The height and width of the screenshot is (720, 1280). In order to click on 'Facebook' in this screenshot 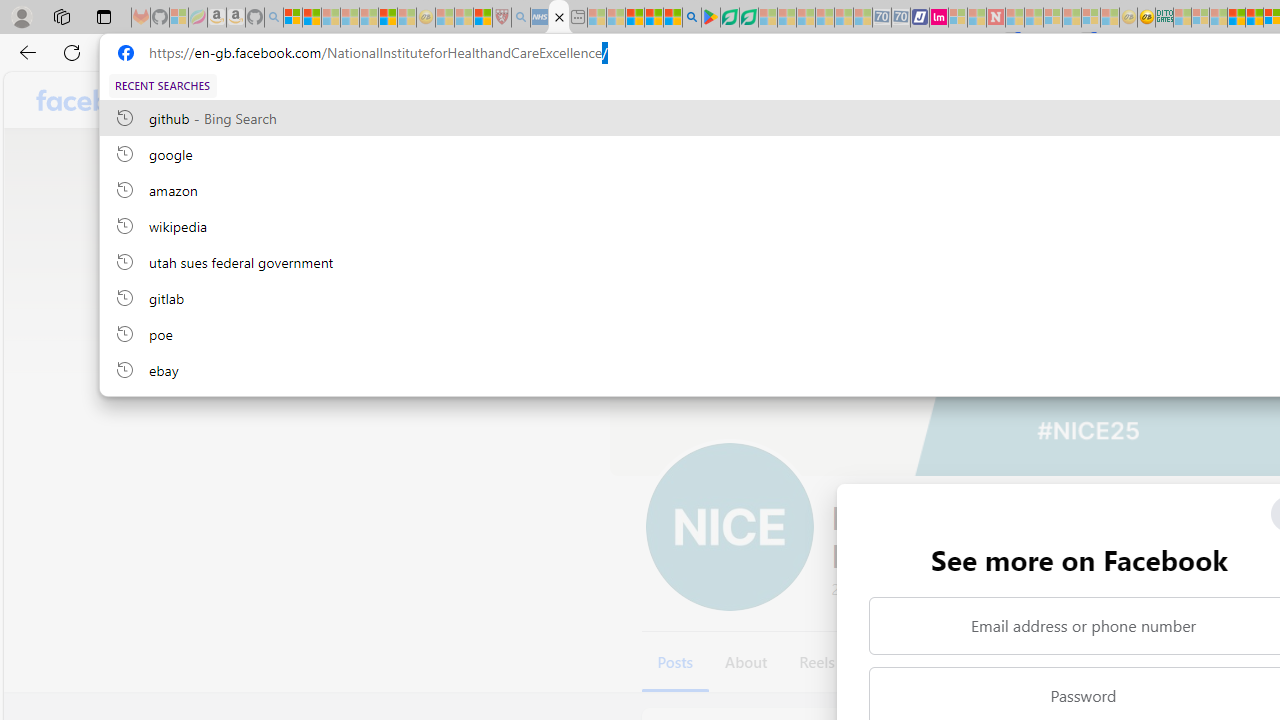, I will do `click(96, 100)`.